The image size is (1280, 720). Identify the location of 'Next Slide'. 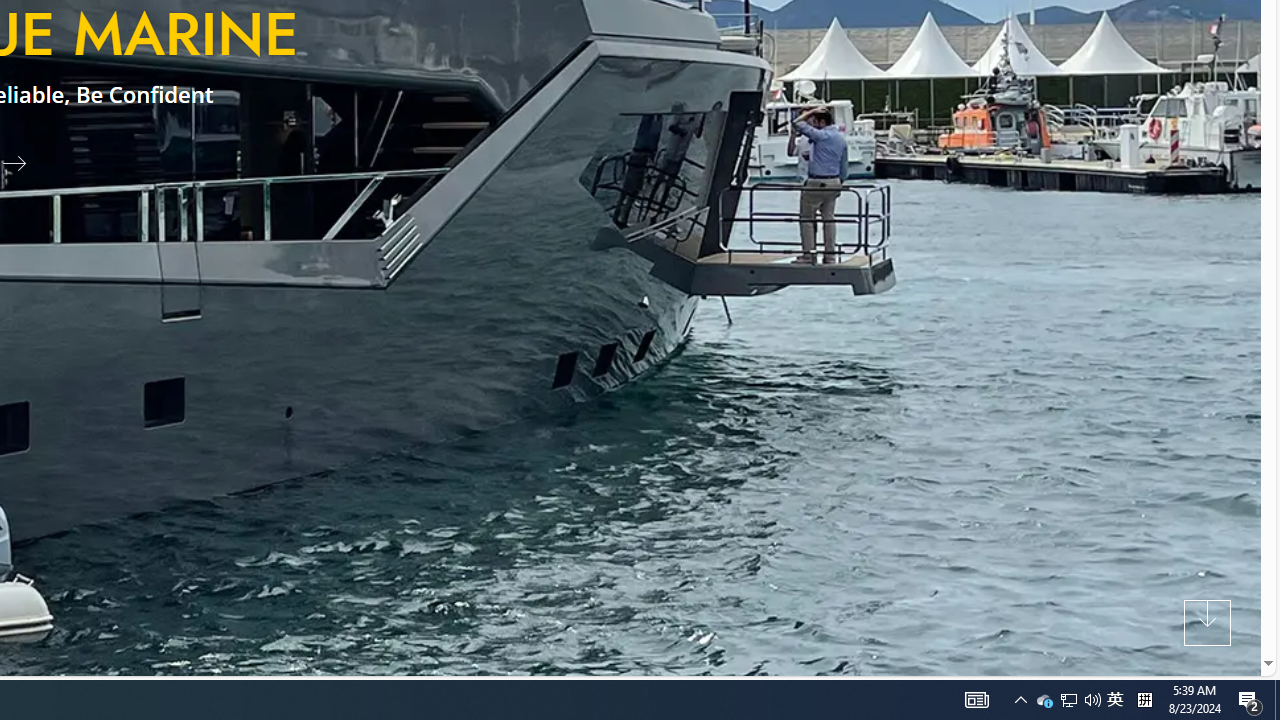
(22, 161).